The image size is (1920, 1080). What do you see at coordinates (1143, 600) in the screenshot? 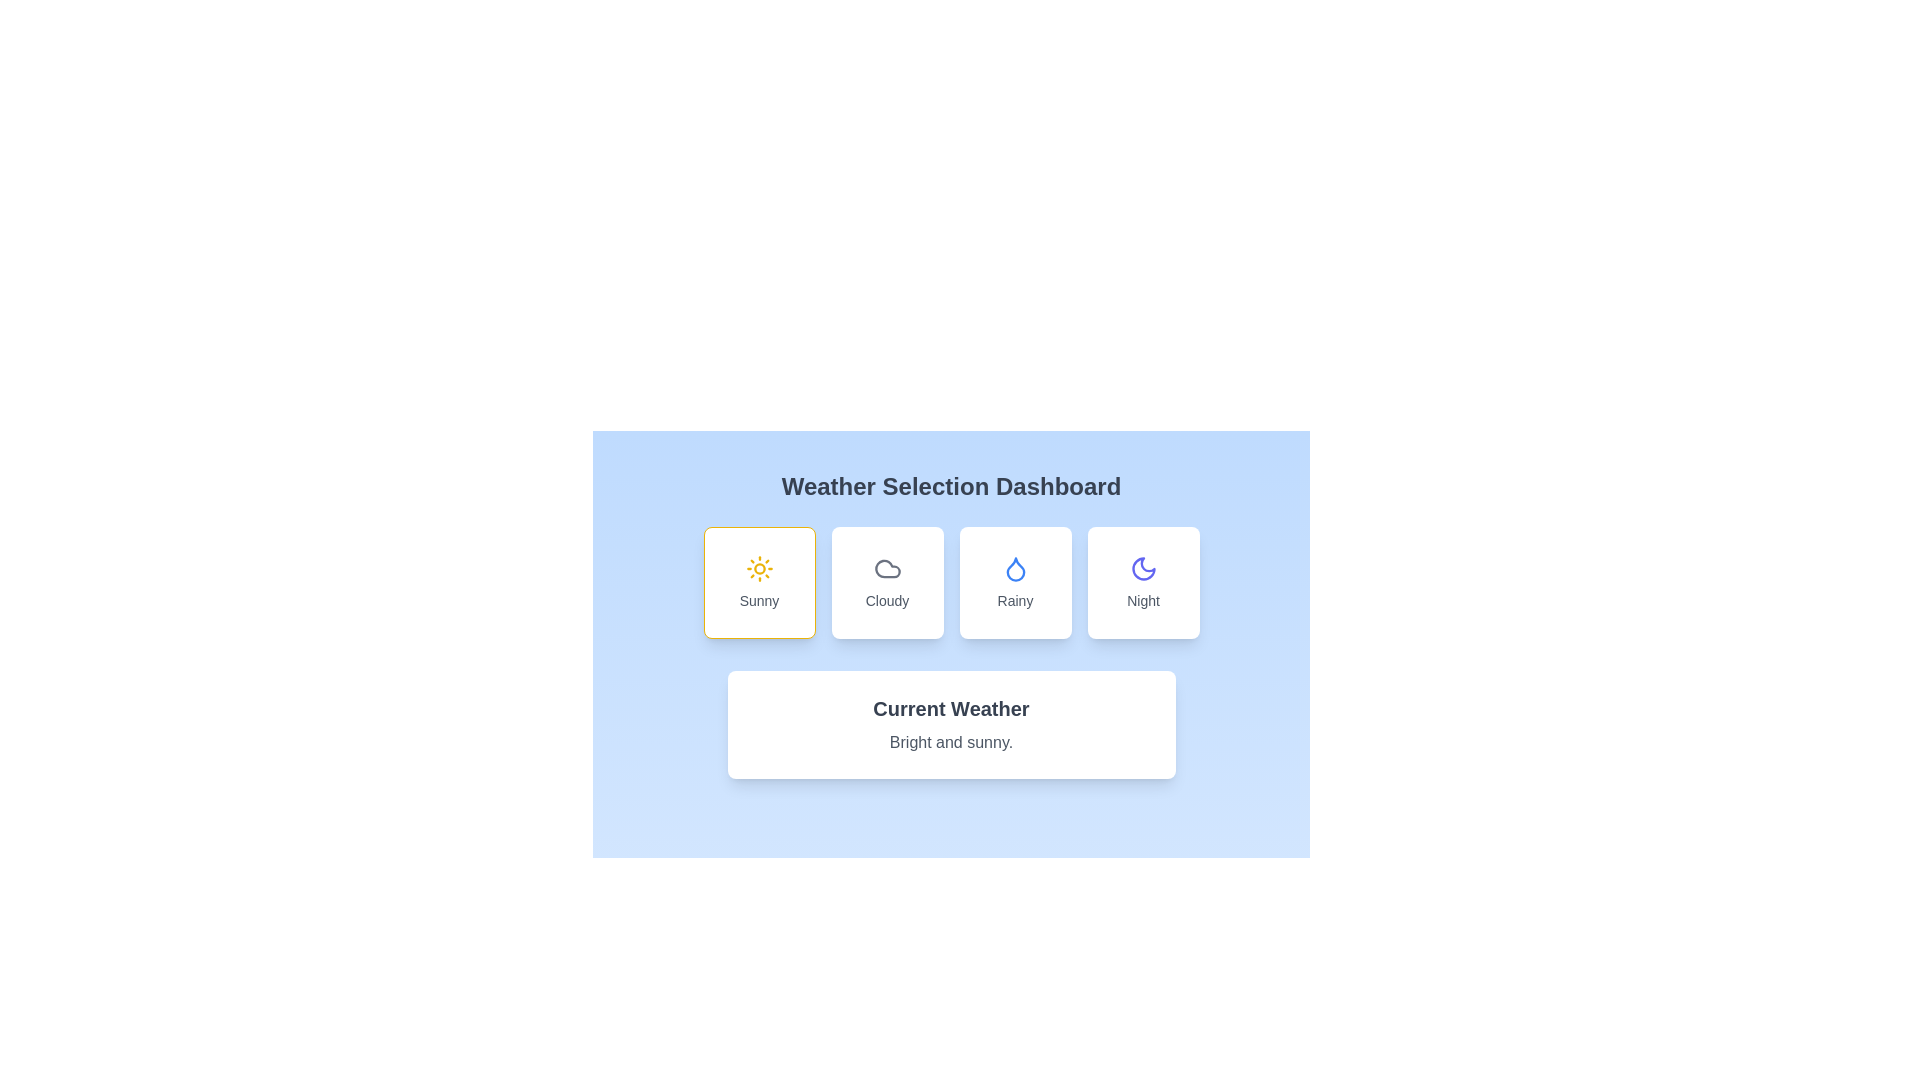
I see `the text label displaying 'Night' in a gray font, located inside a card in the weather selection grid` at bounding box center [1143, 600].